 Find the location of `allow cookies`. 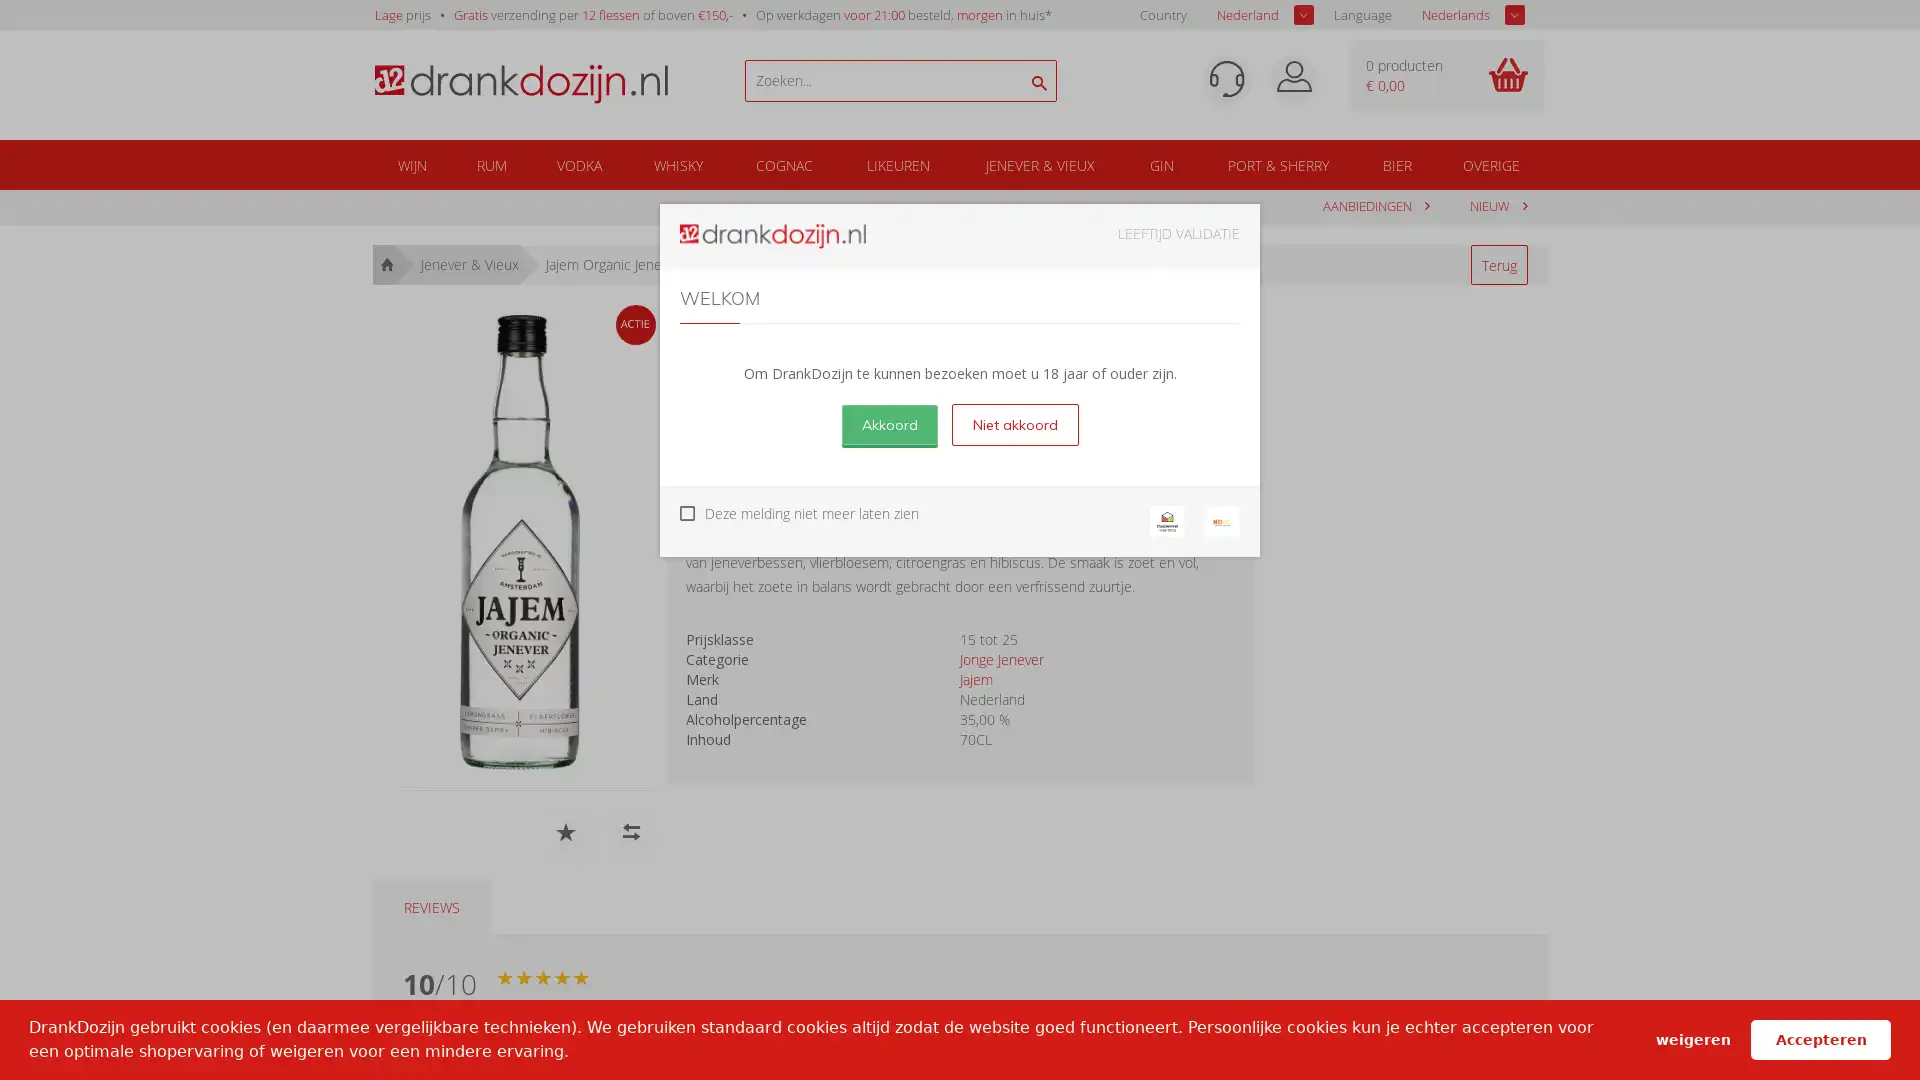

allow cookies is located at coordinates (1820, 1038).